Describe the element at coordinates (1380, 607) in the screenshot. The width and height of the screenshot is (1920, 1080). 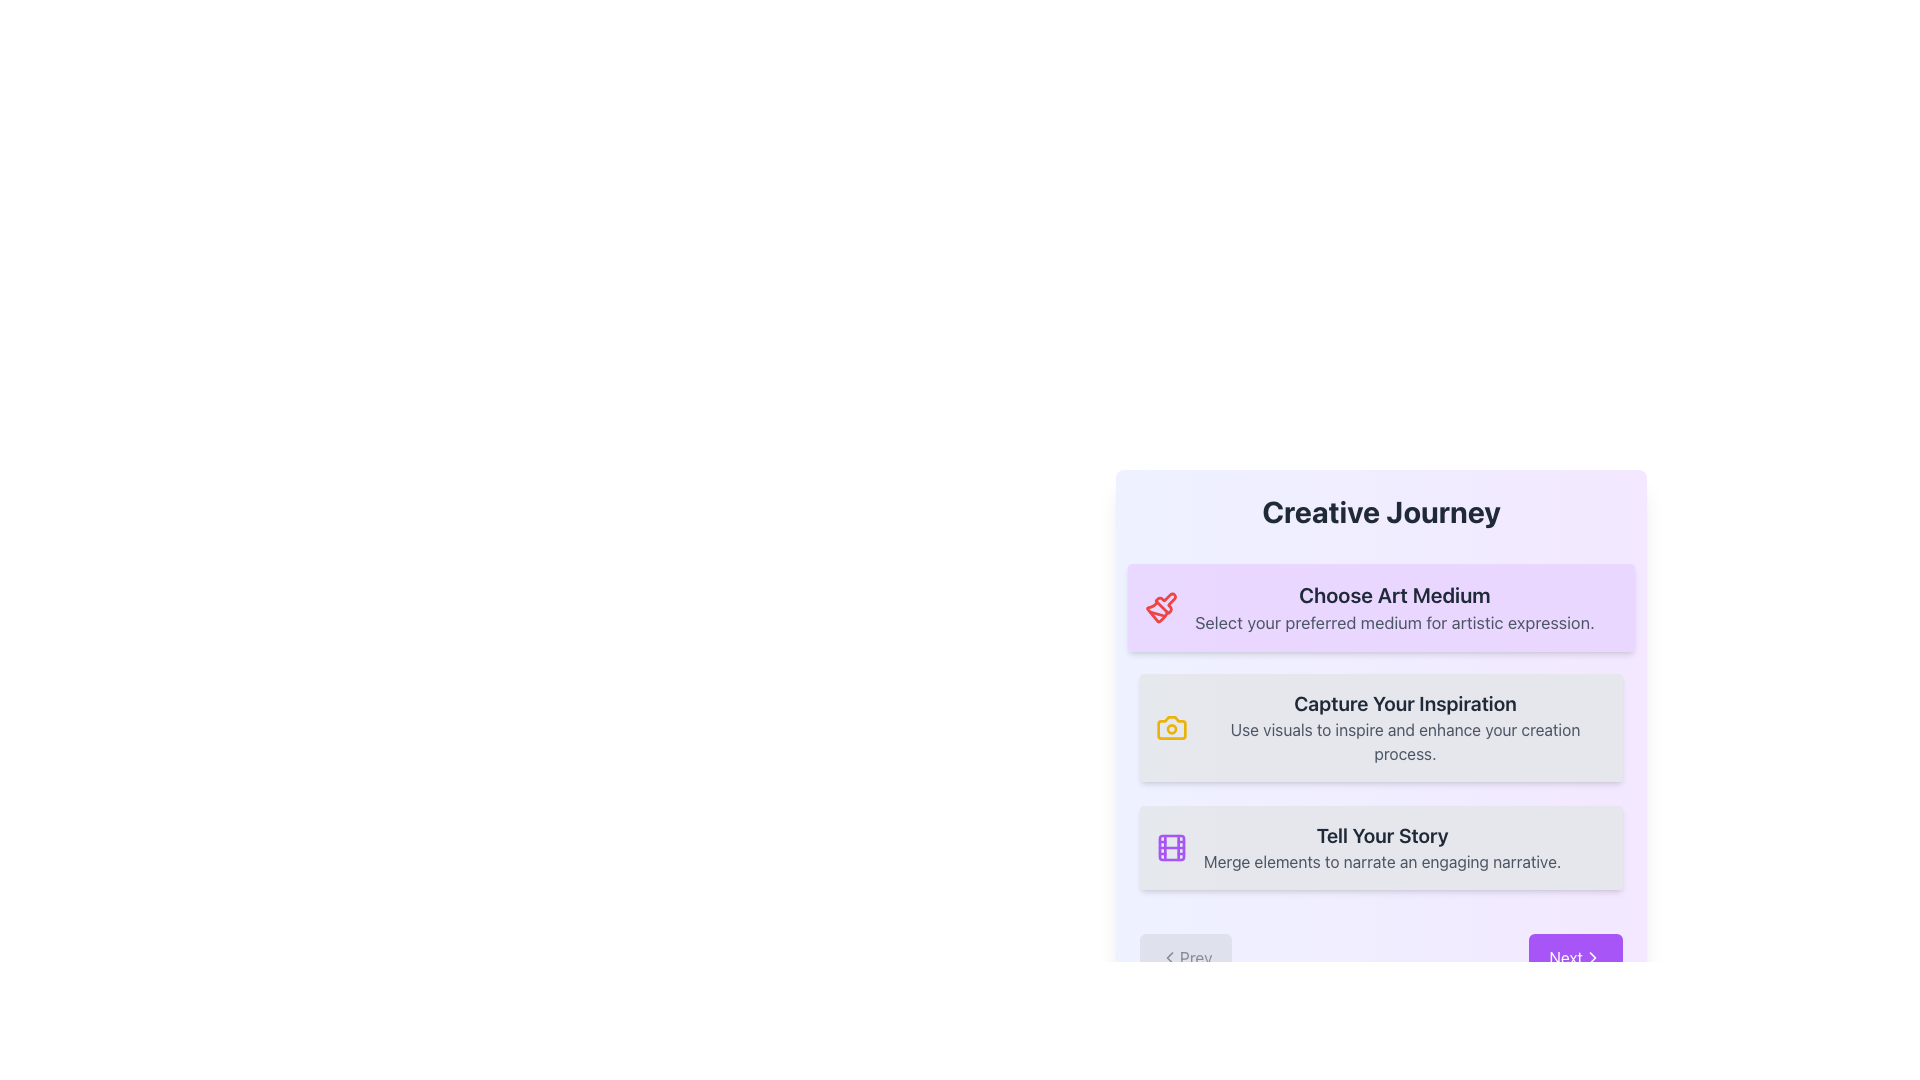
I see `the topmost informative card in the 'Creative Journey' section that allows users to select their preferred artistic medium` at that location.